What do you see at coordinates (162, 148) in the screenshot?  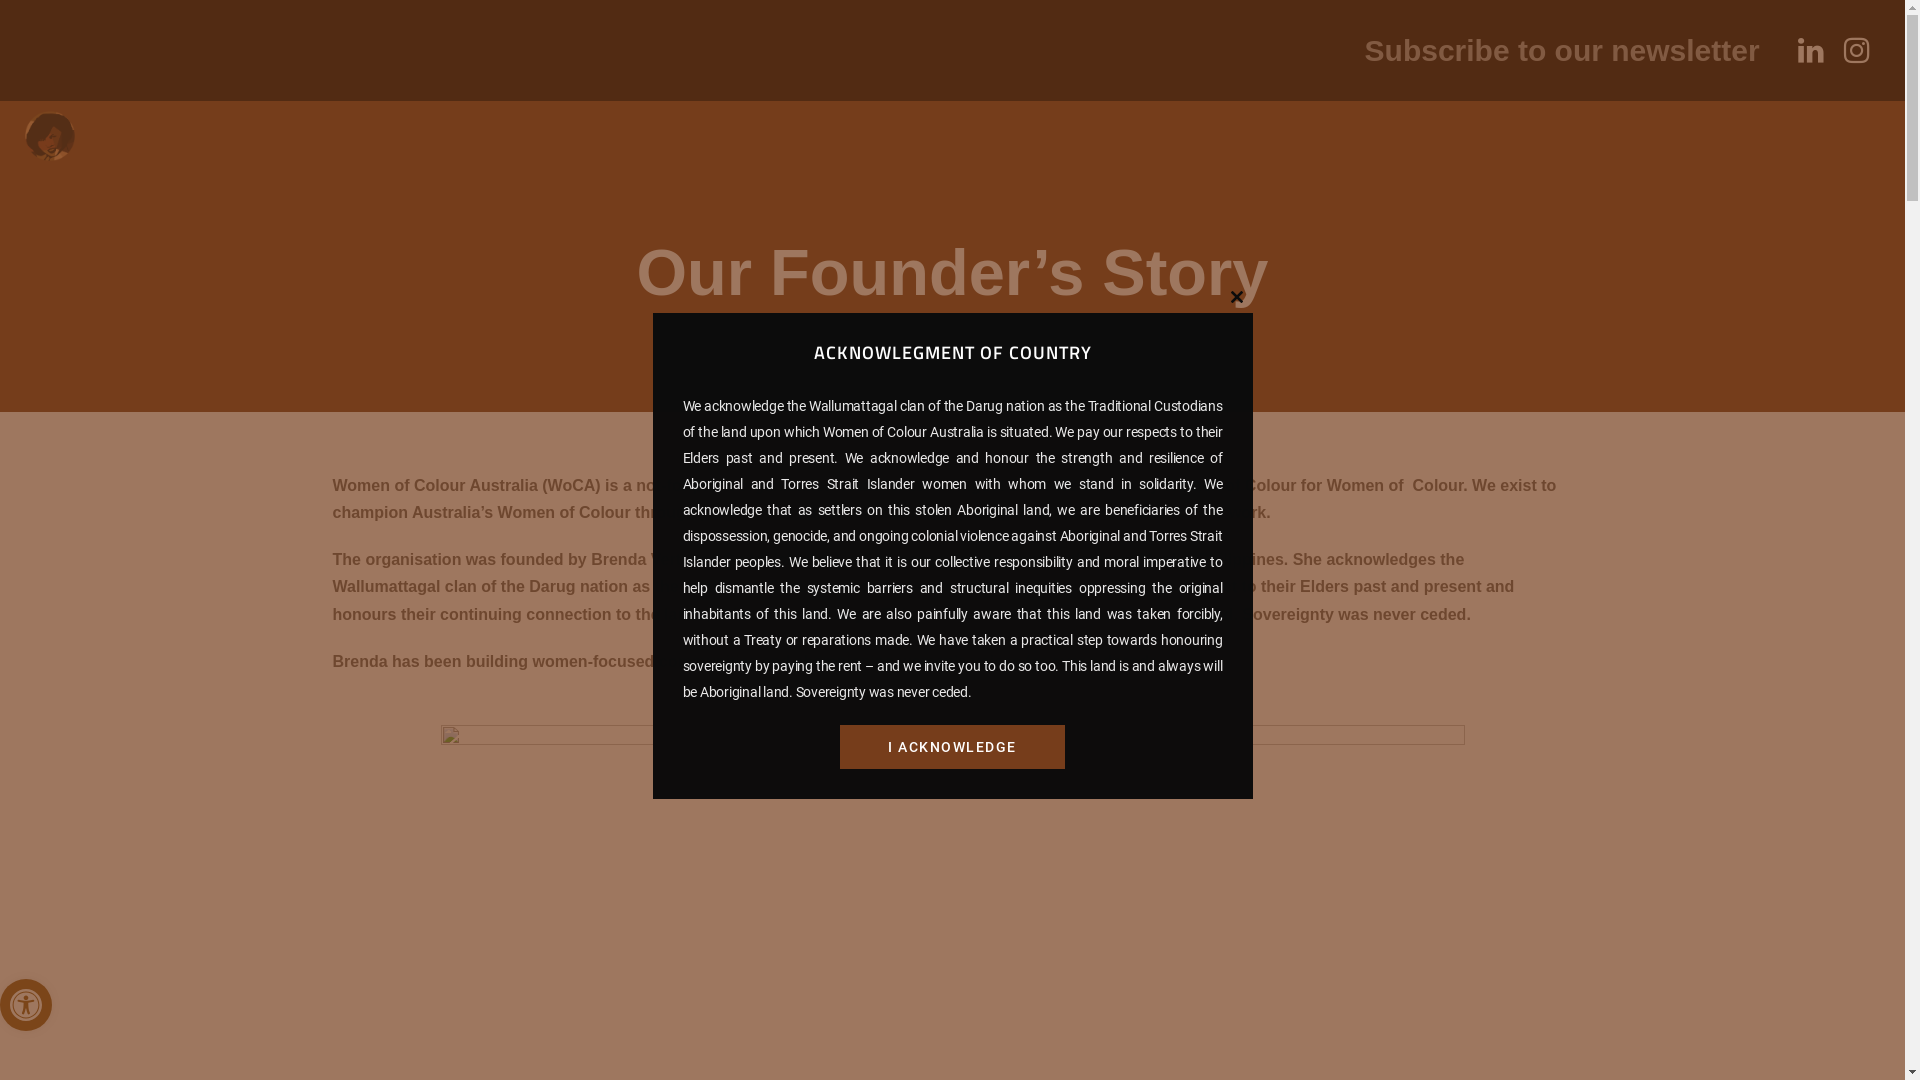 I see `'HOME'` at bounding box center [162, 148].